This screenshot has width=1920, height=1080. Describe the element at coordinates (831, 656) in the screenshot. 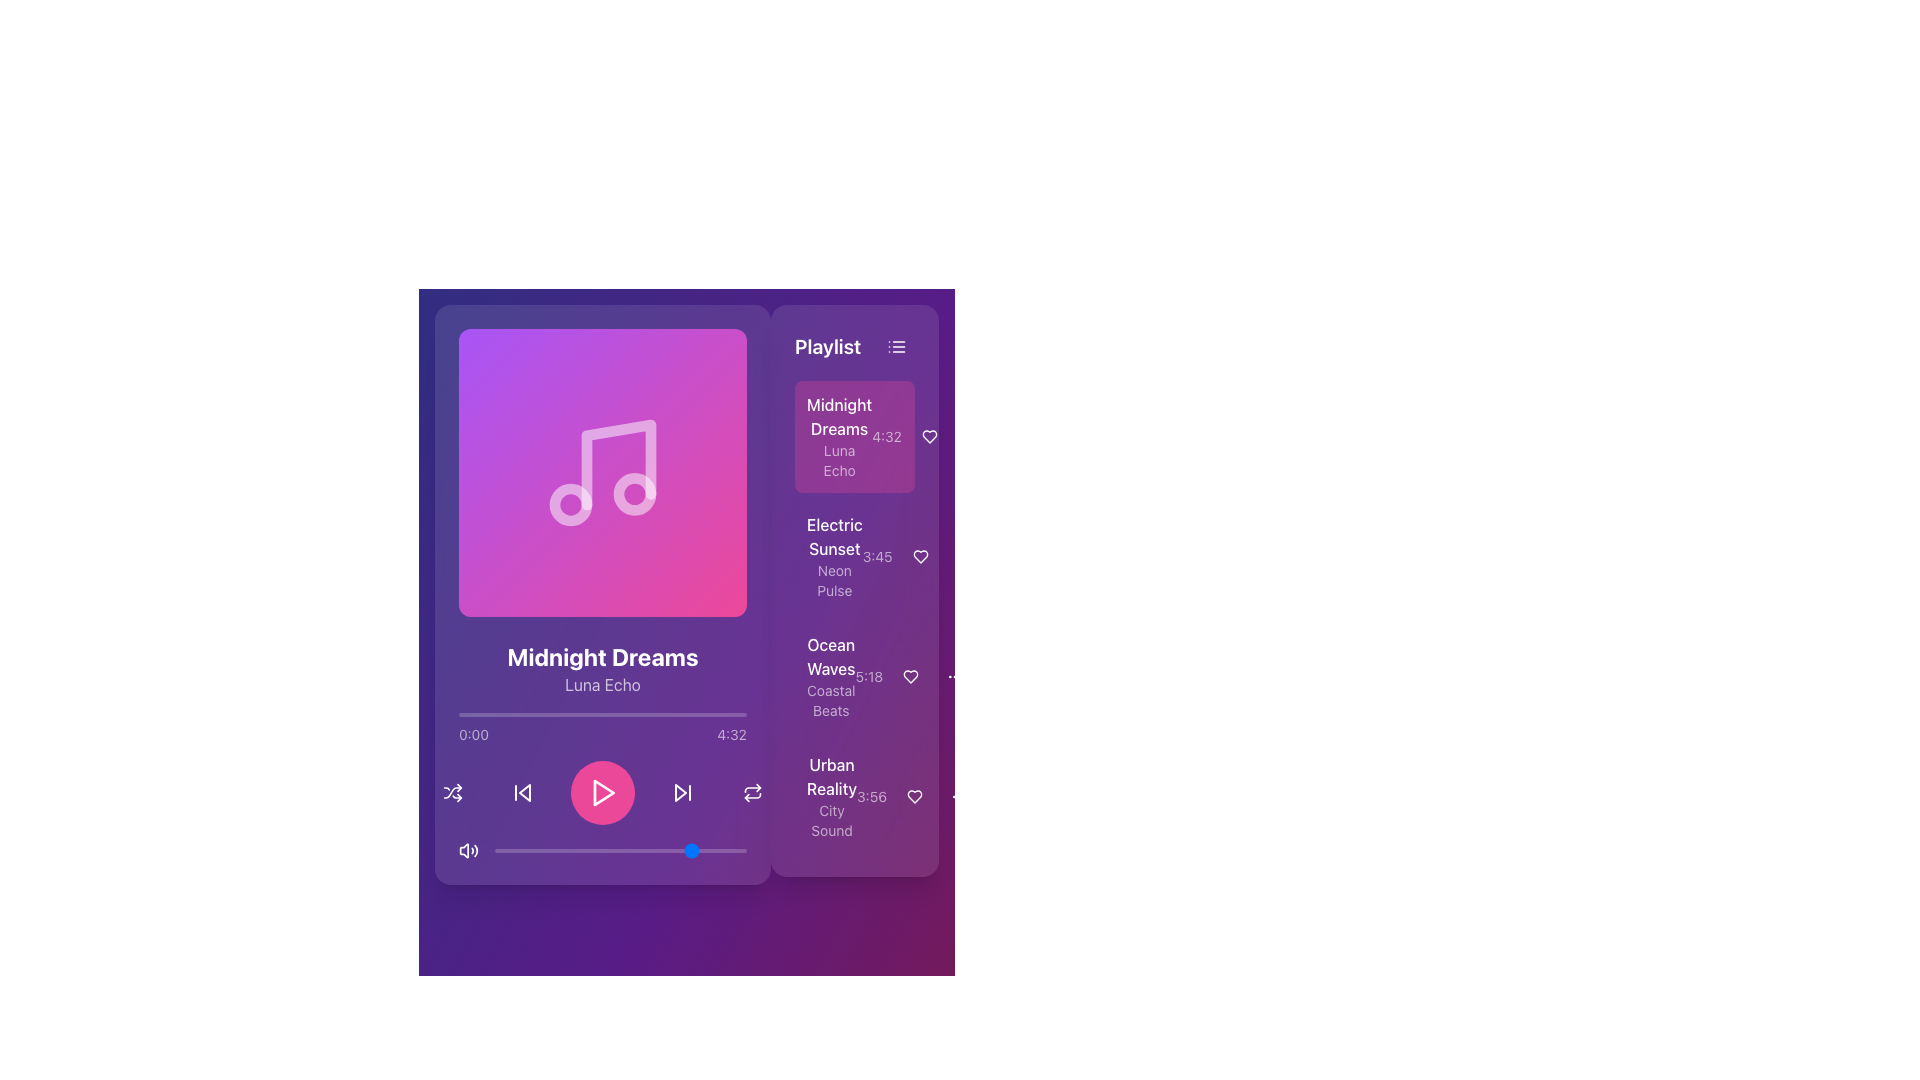

I see `the text element displaying 'Ocean Waves' in the Playlist section, which is styled in white on a purple background and is the first text of the third playlist entry` at that location.